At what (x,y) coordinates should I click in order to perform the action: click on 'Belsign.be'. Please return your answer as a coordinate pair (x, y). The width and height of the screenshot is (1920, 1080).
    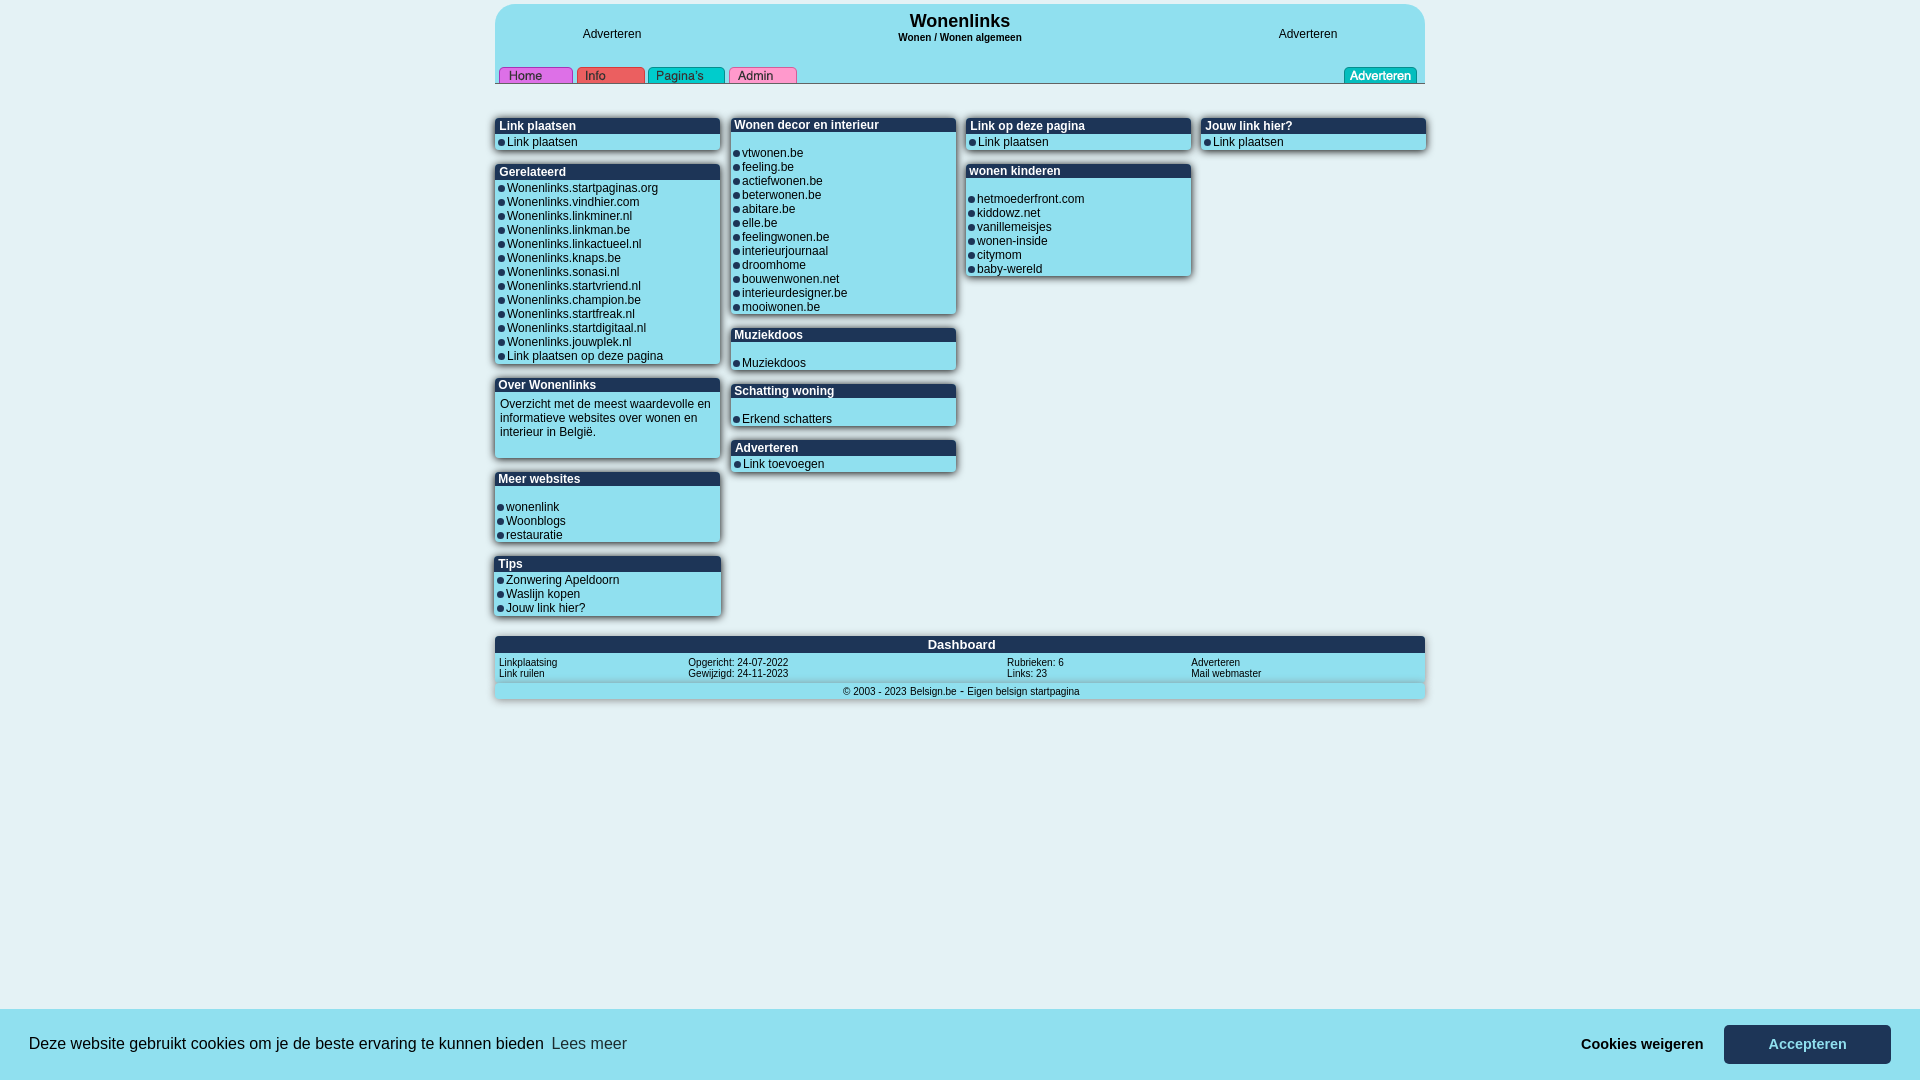
    Looking at the image, I should click on (932, 689).